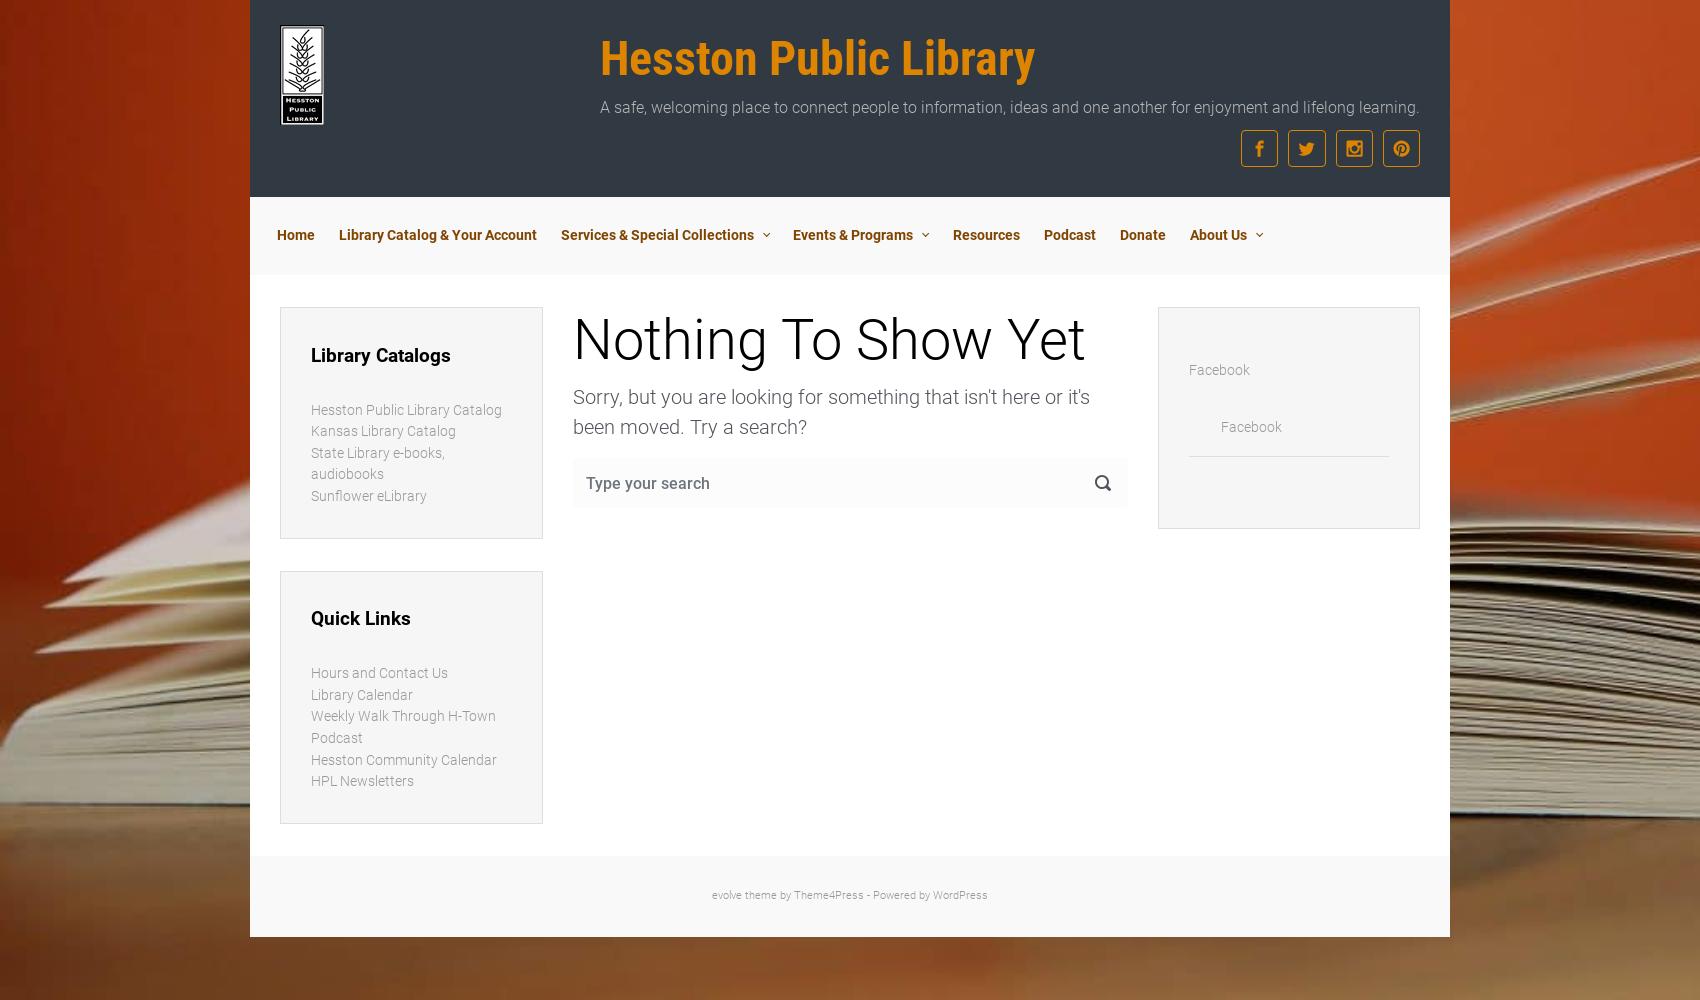 The height and width of the screenshot is (1000, 1700). Describe the element at coordinates (310, 495) in the screenshot. I see `'Sunflower eLibrary'` at that location.